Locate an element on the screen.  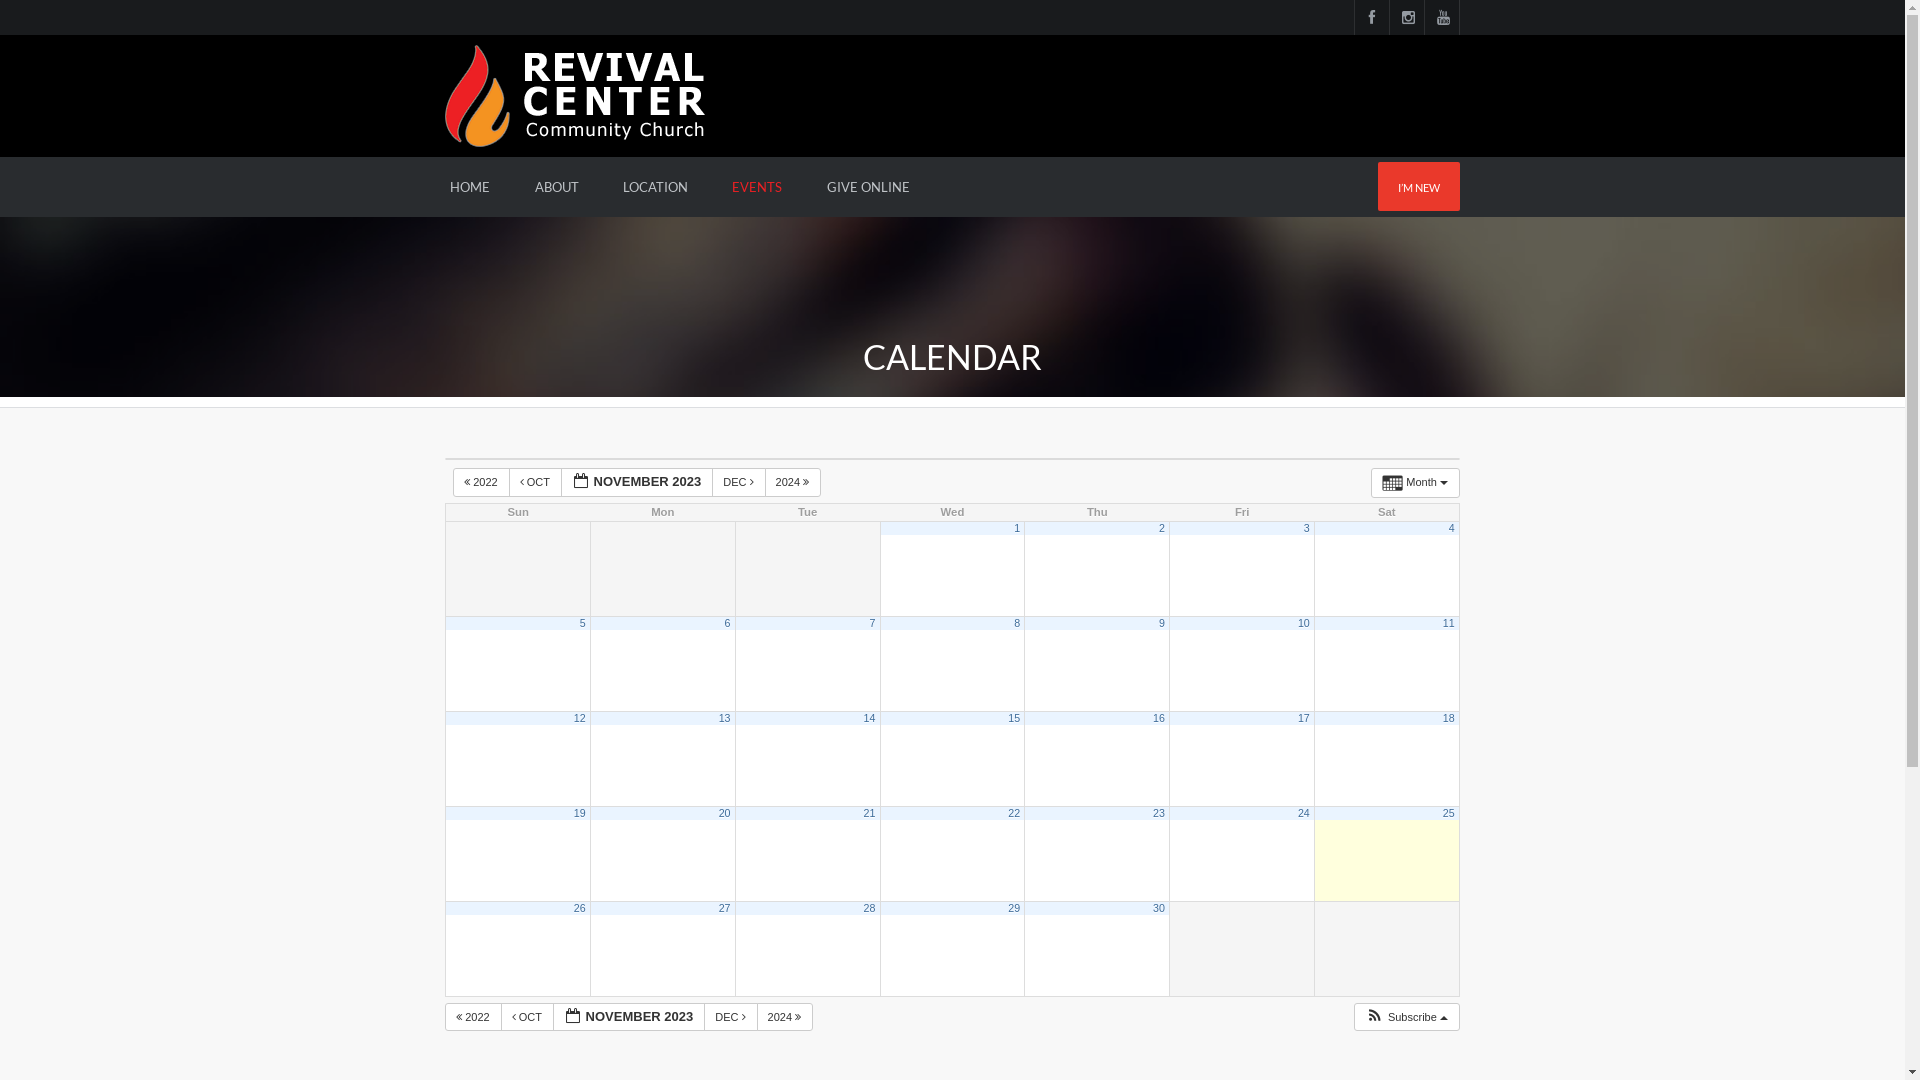
'1' is located at coordinates (1013, 527).